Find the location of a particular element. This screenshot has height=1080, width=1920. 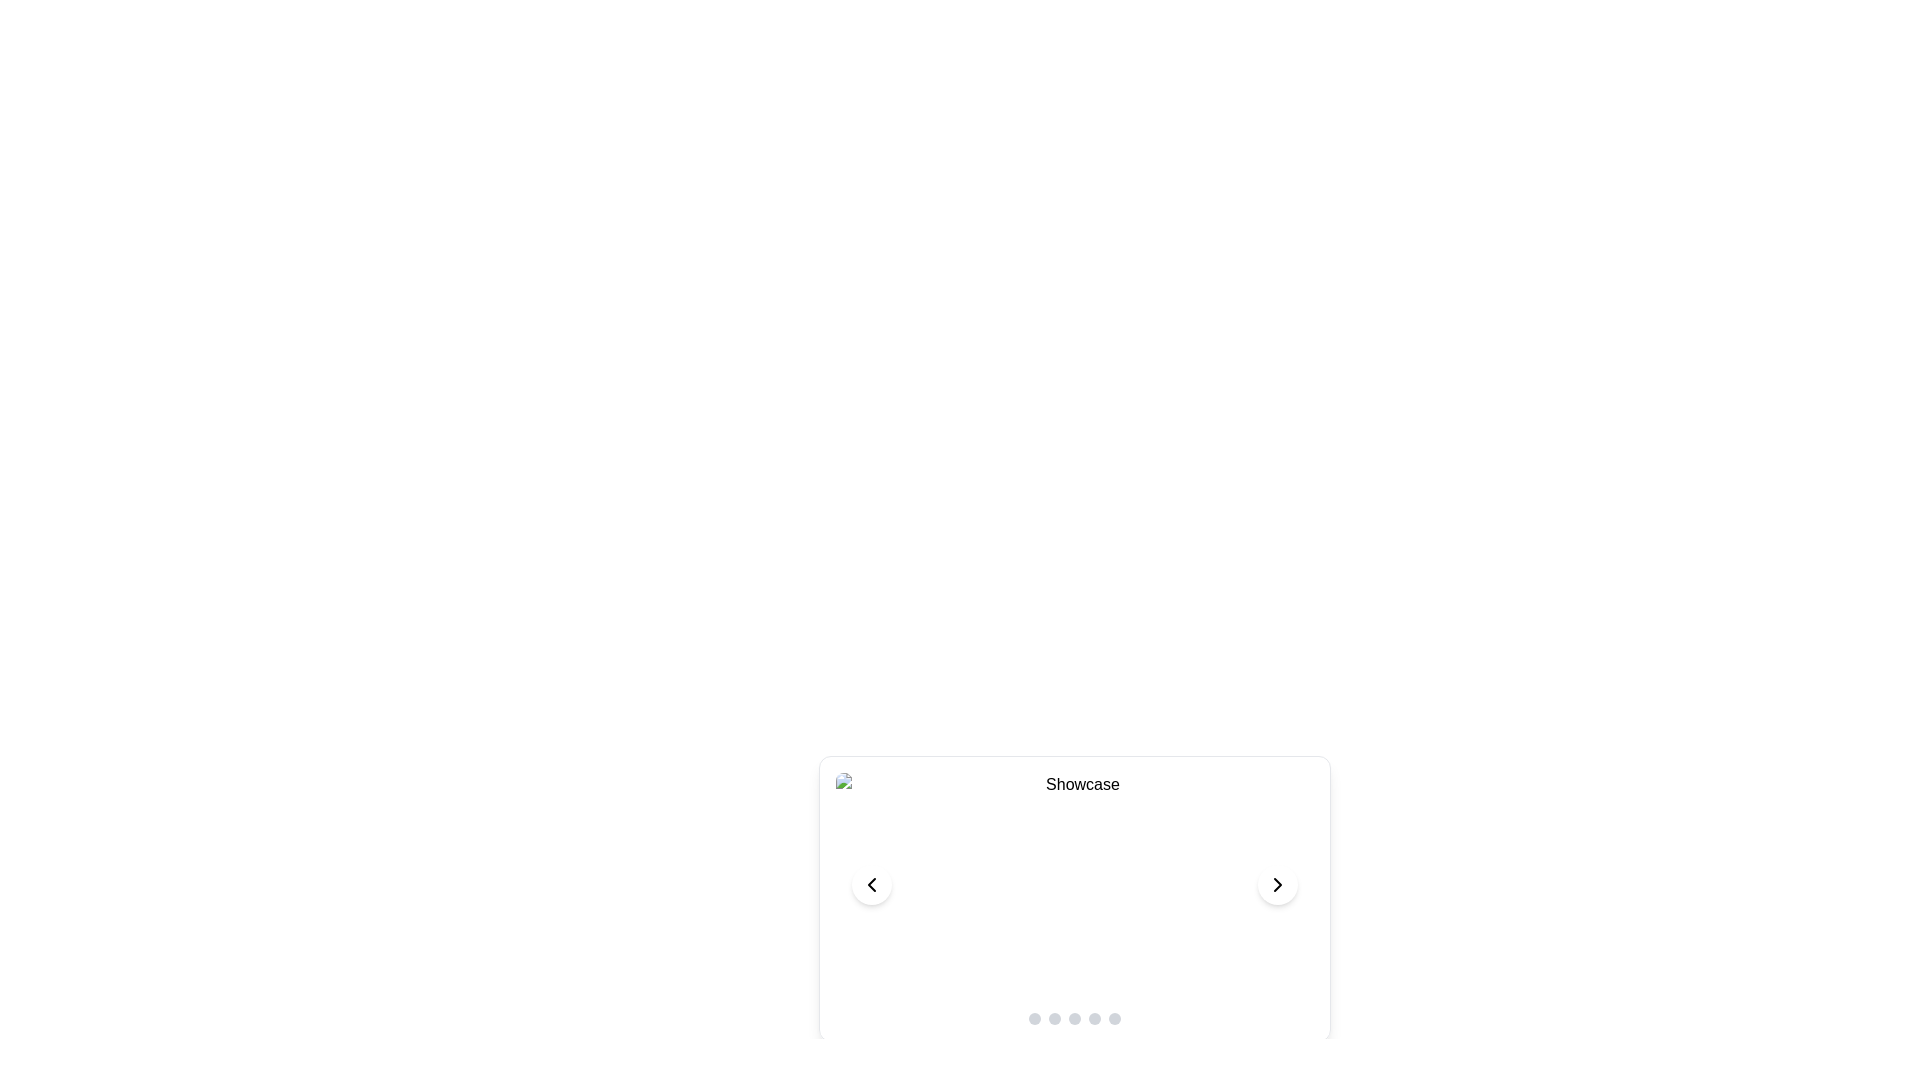

the fifth circular navigation button with a gray background located at the bottom center of the interface is located at coordinates (1113, 1018).